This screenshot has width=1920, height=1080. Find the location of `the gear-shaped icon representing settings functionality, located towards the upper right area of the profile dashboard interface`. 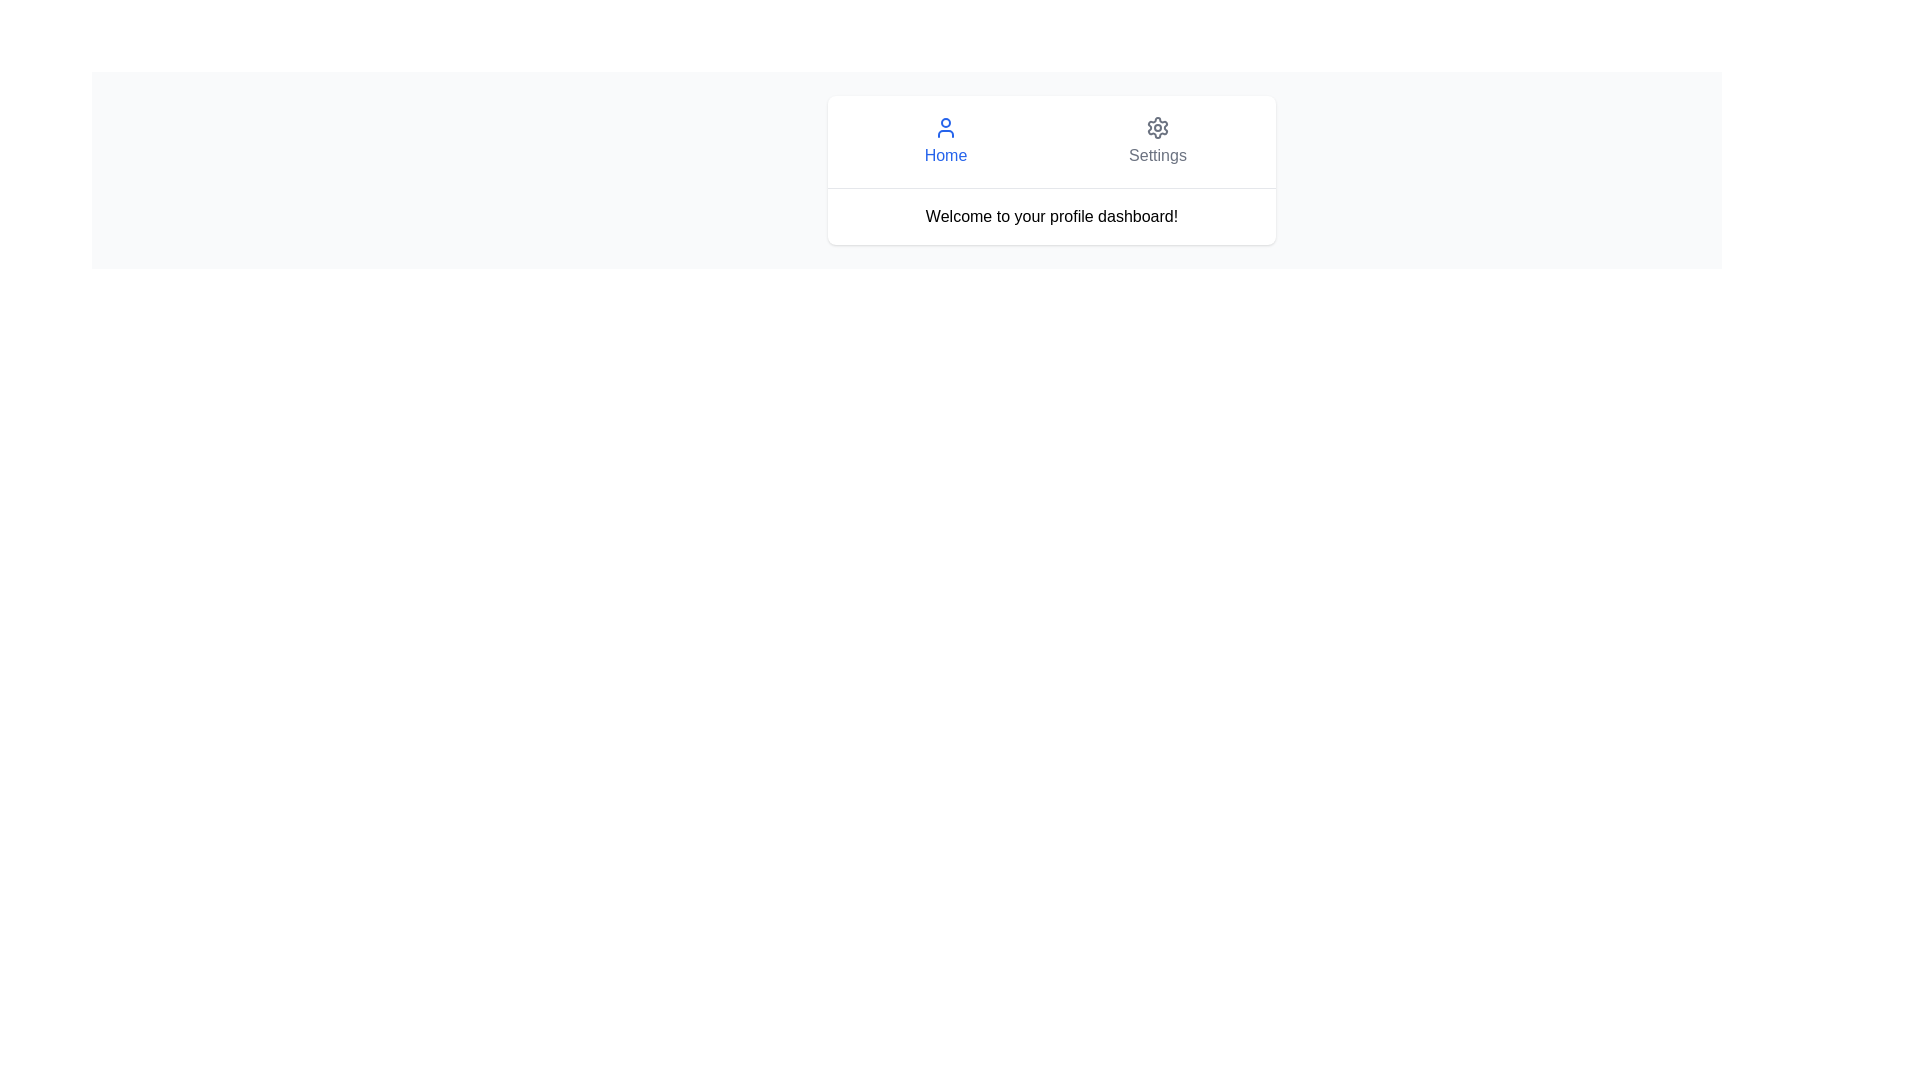

the gear-shaped icon representing settings functionality, located towards the upper right area of the profile dashboard interface is located at coordinates (1157, 127).